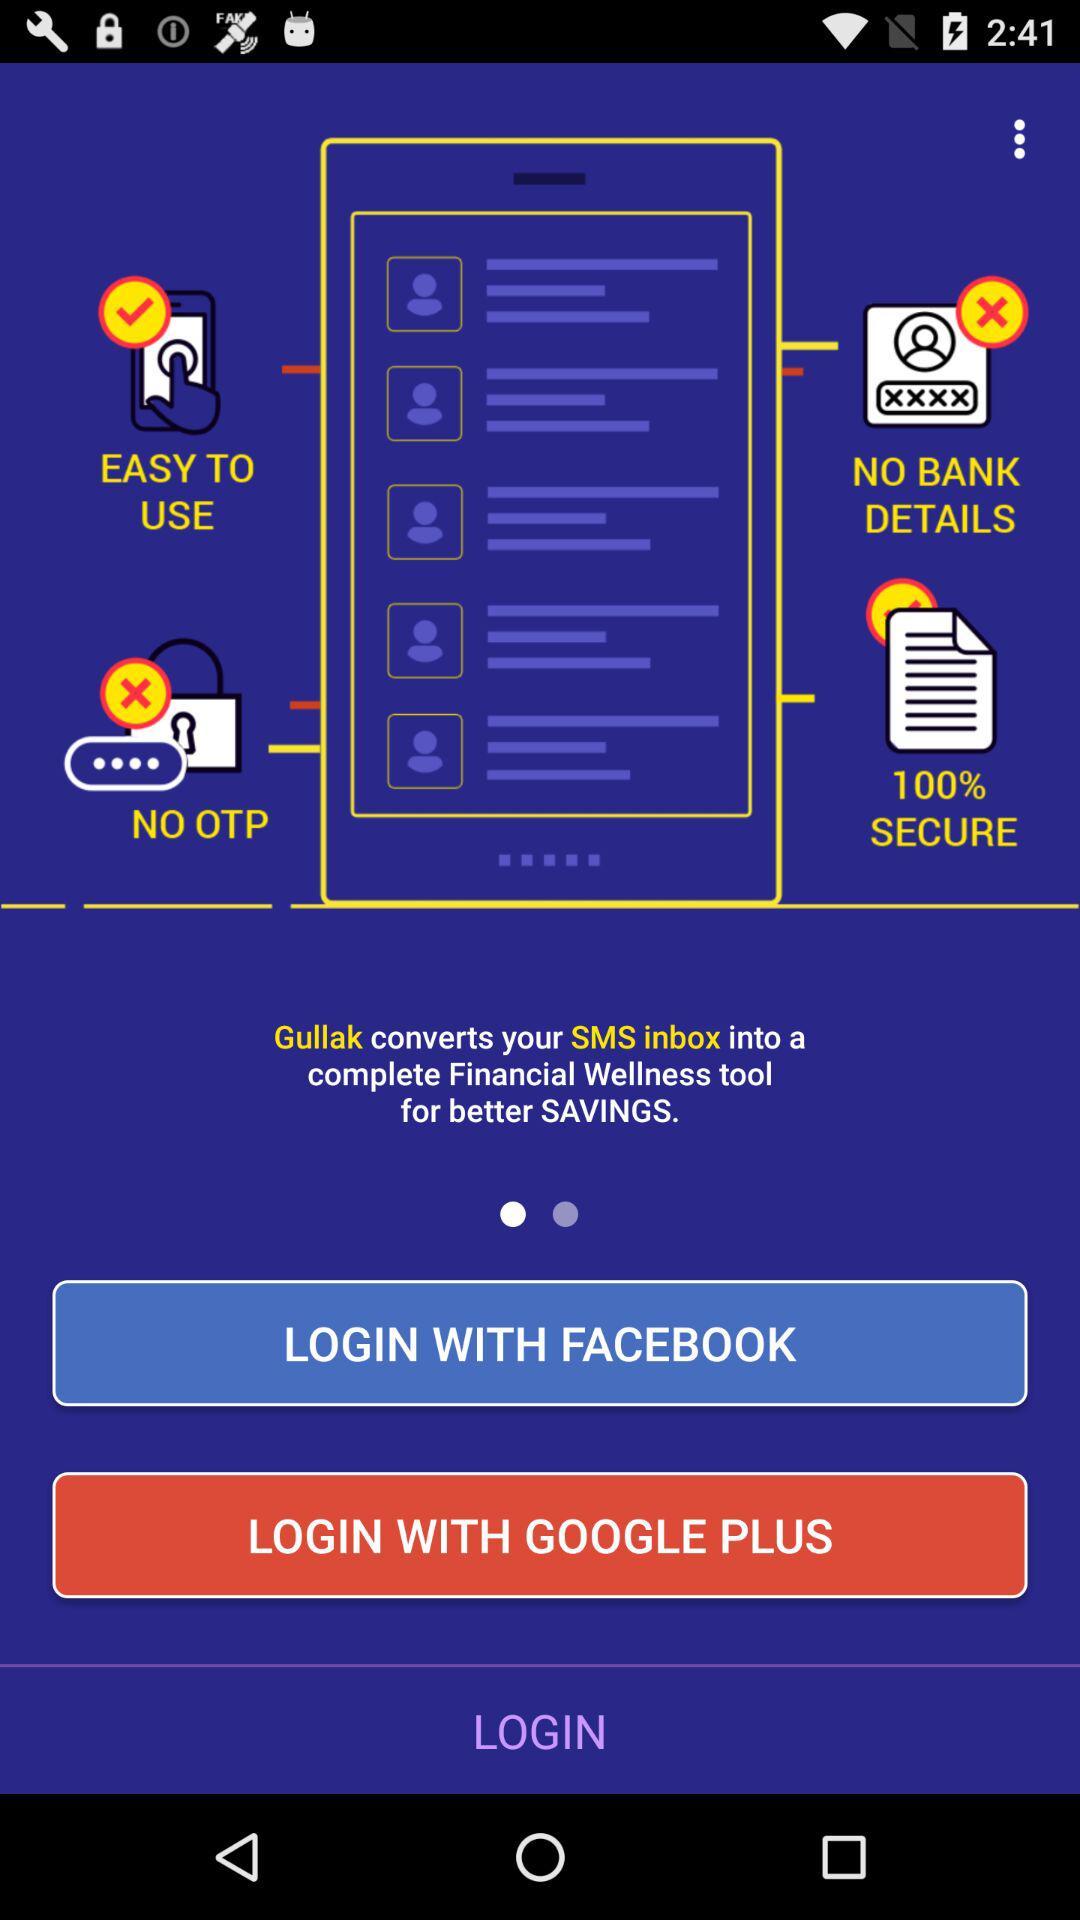  What do you see at coordinates (1019, 147) in the screenshot?
I see `the more icon` at bounding box center [1019, 147].